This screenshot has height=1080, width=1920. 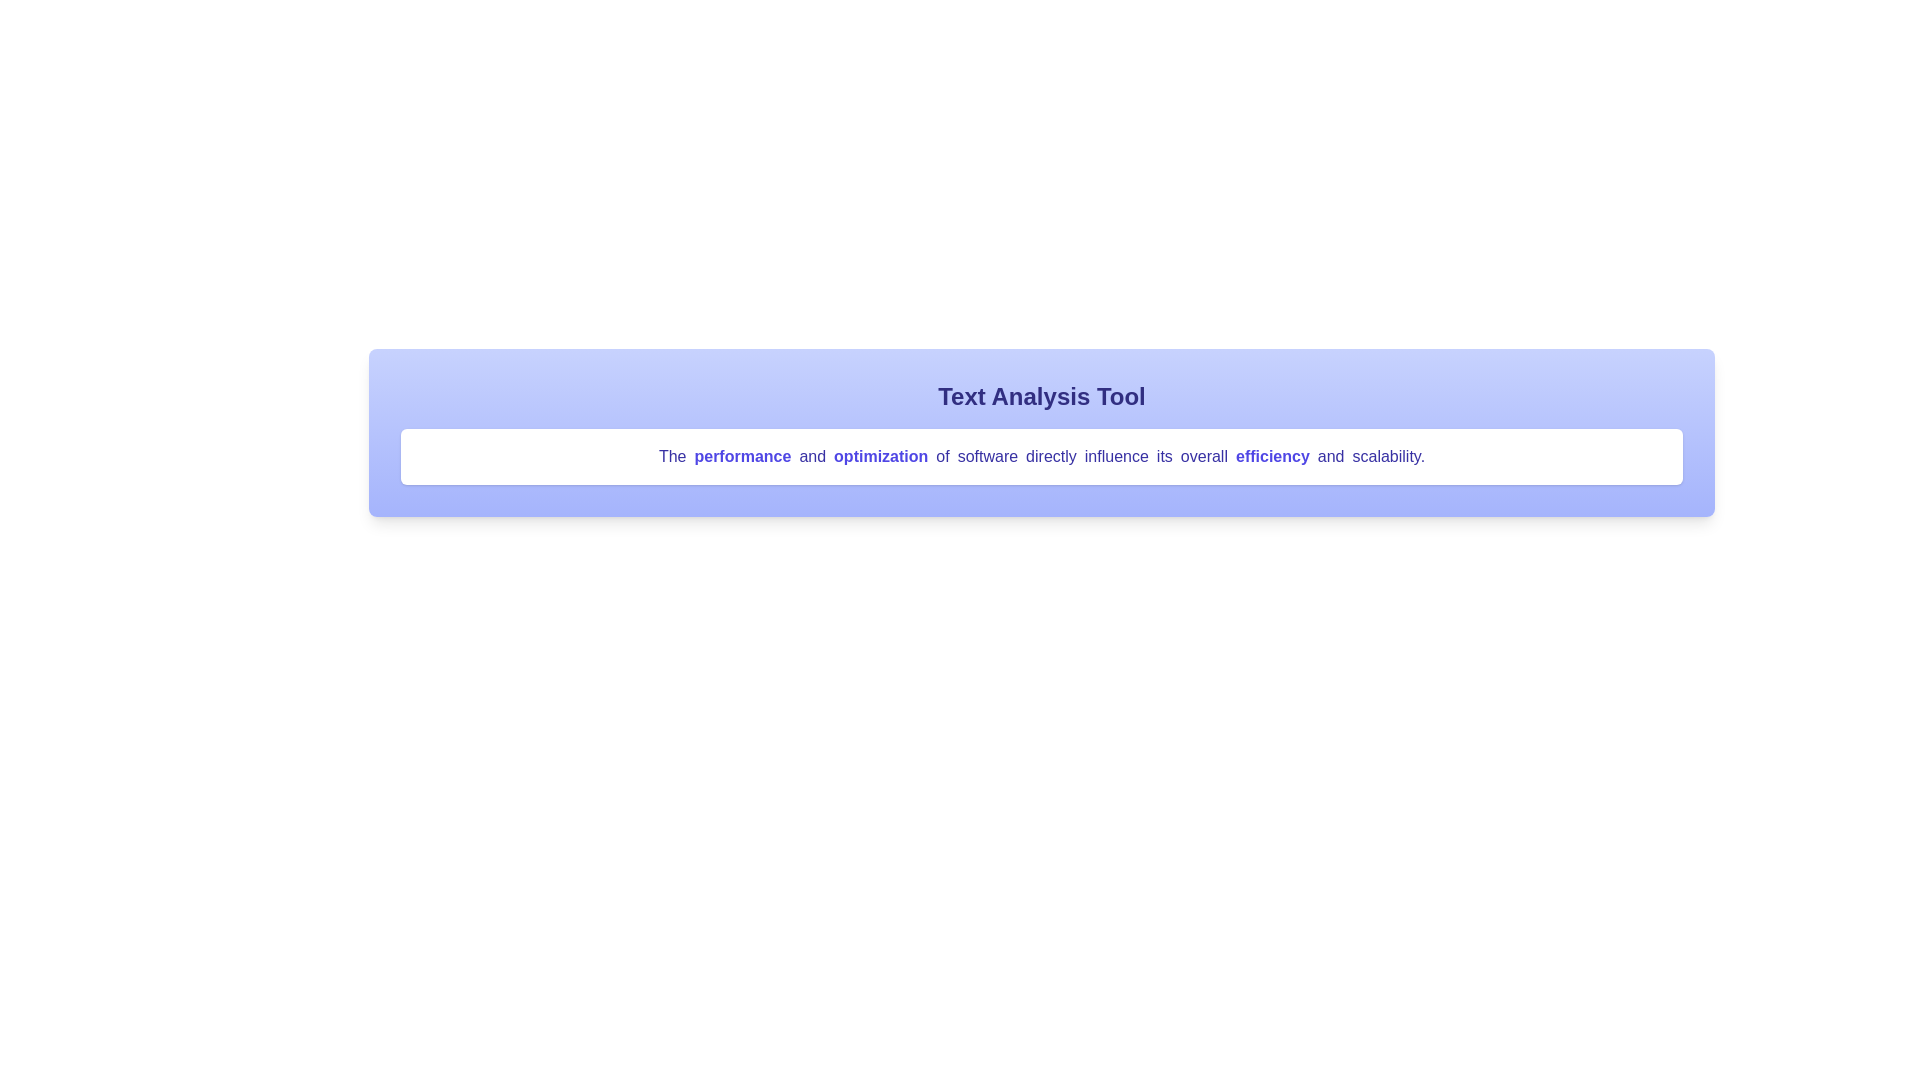 I want to click on the text element reading 'of', which is styled in blue and is the fifth word, so click(x=941, y=456).